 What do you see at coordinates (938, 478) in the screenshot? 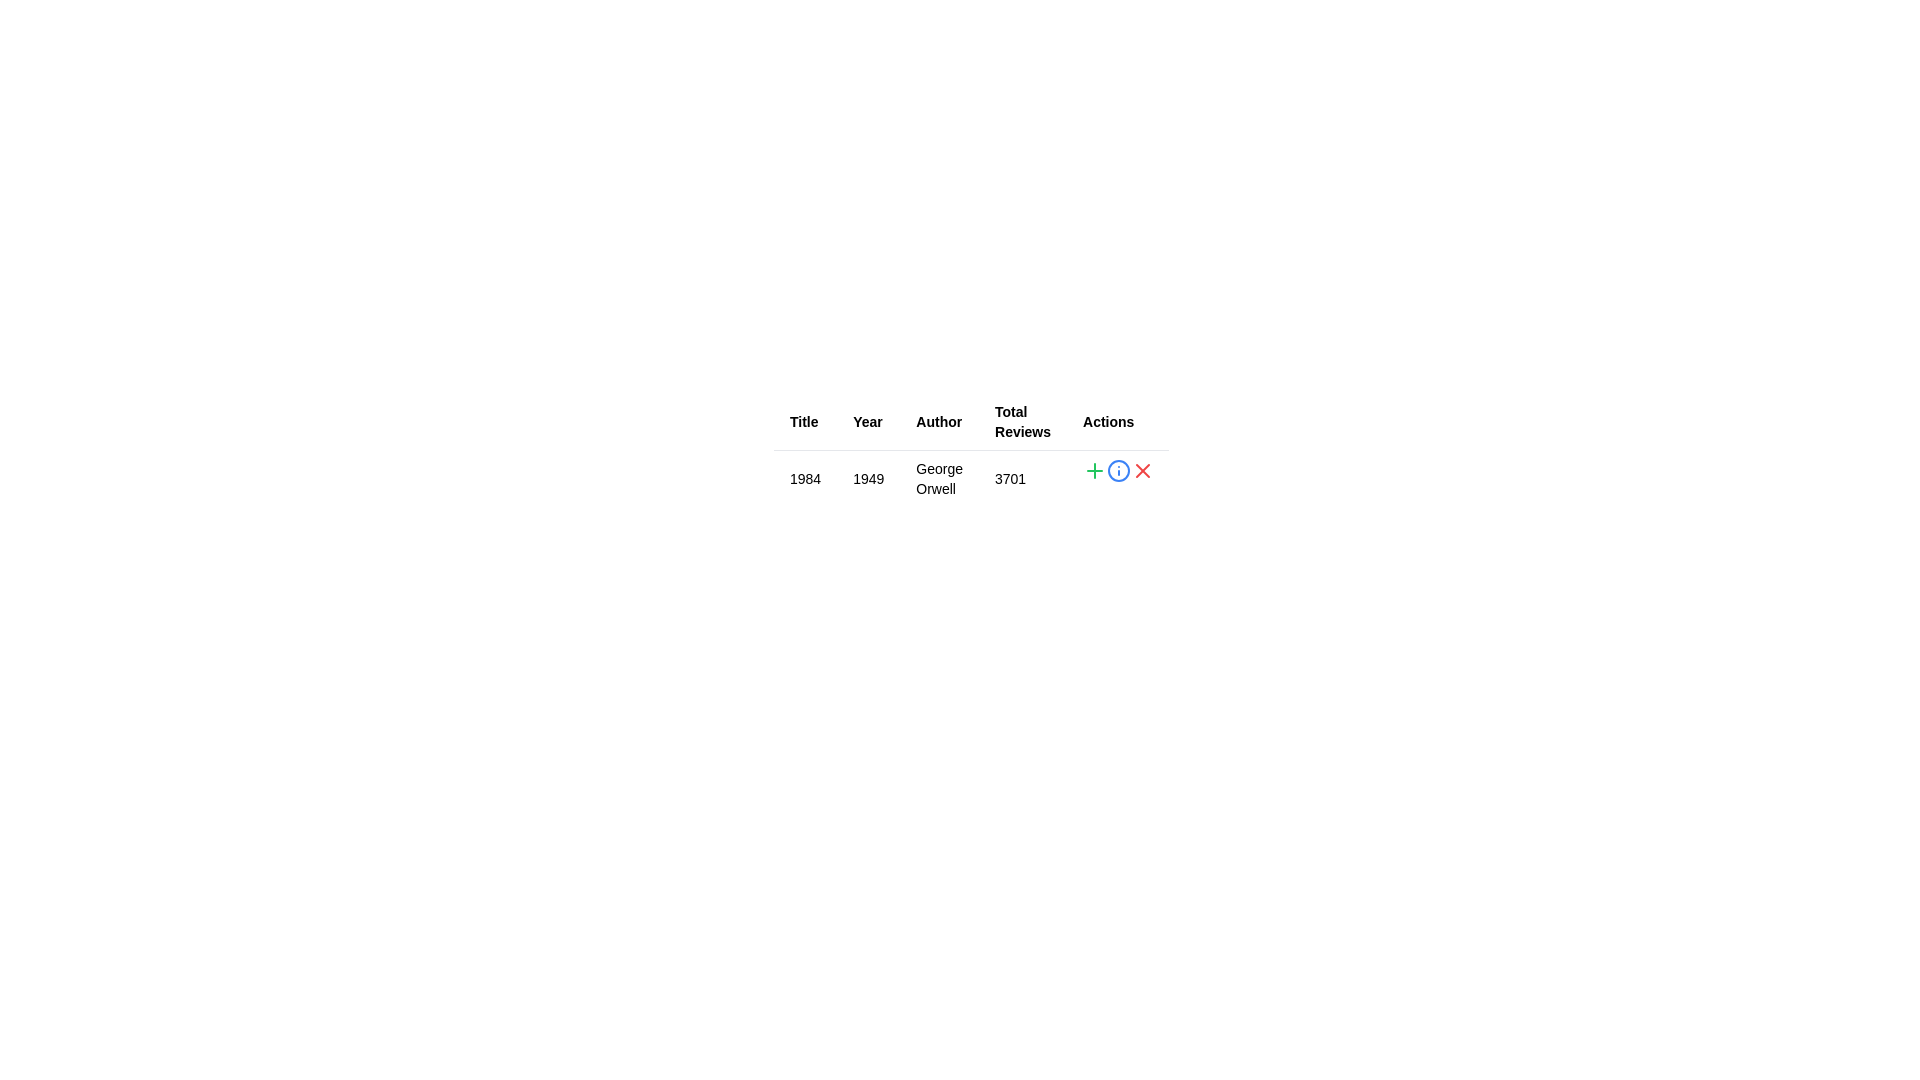
I see `the text label displaying 'George Orwell', which is in the third column of the row labeled 'Author', surrounded by '1949' on the left and '3701' on the right` at bounding box center [938, 478].